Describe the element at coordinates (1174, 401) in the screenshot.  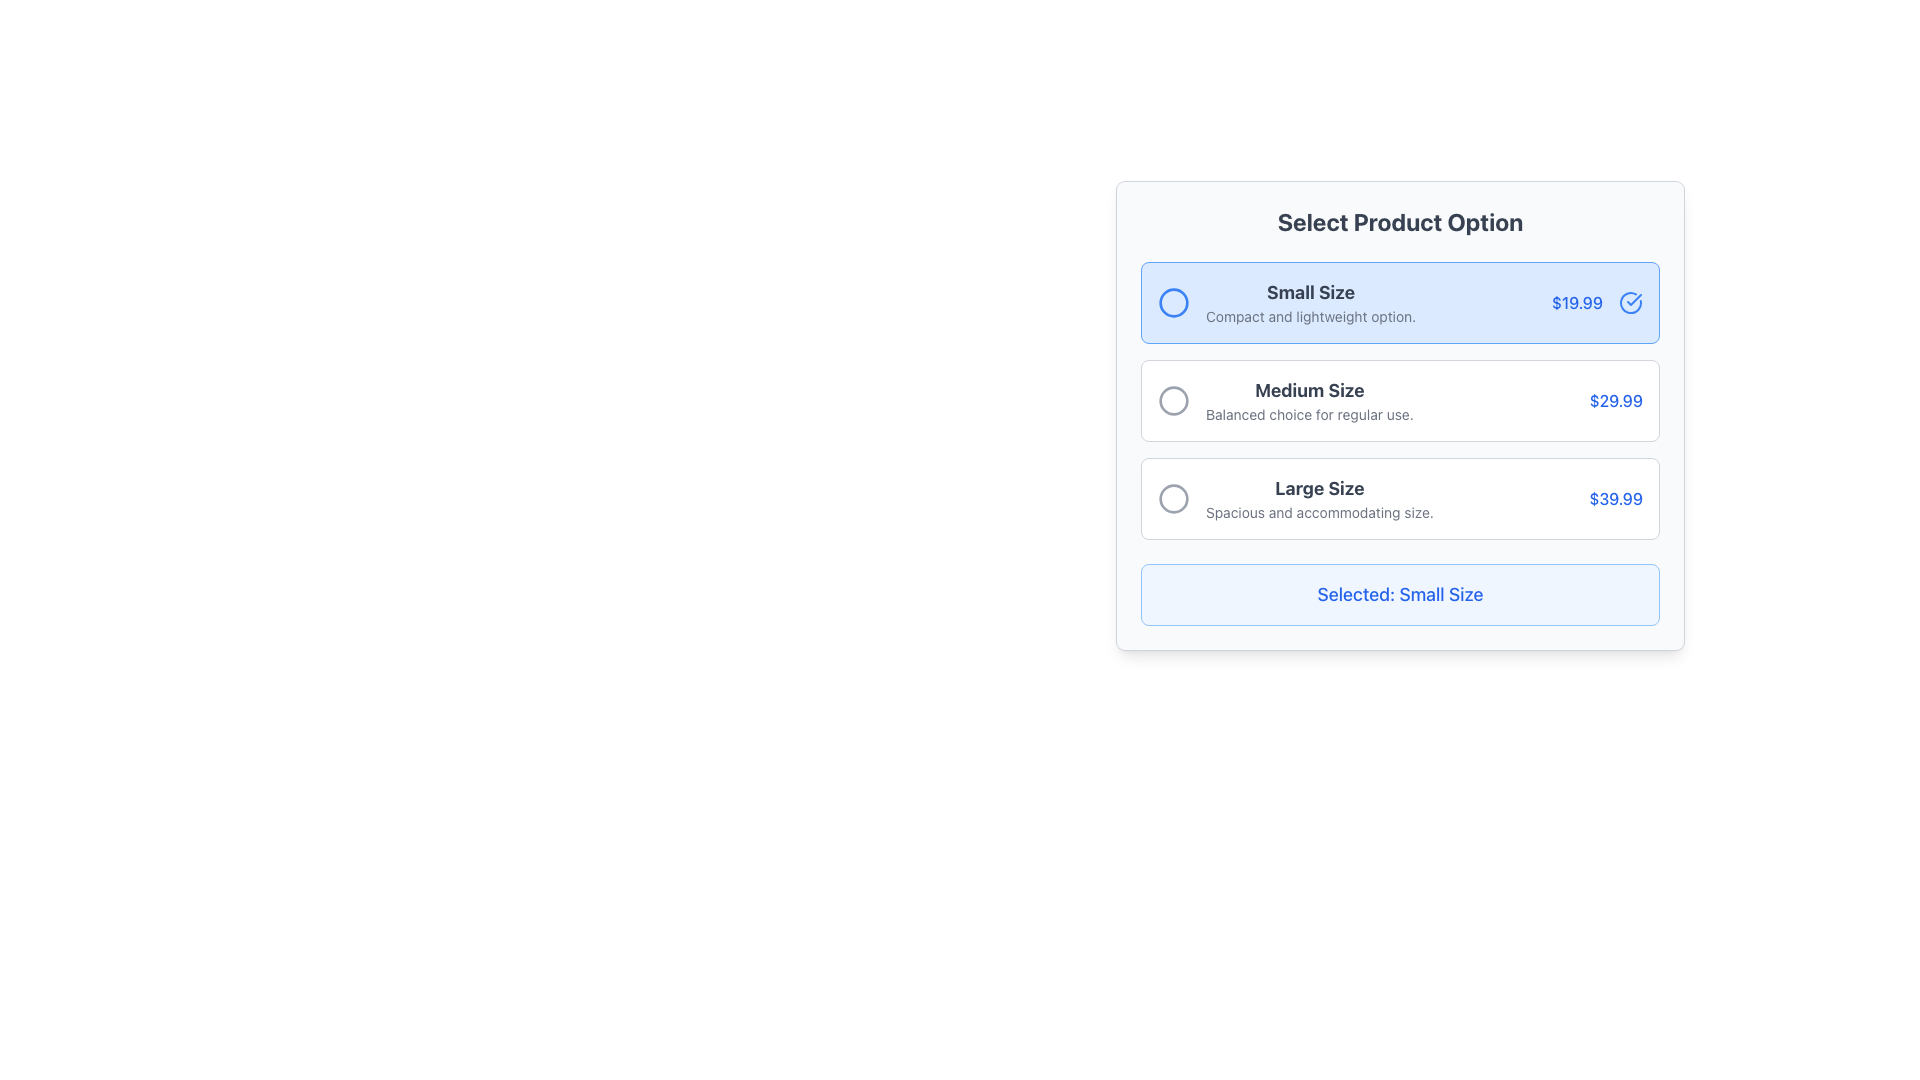
I see `the circular SVG graphic located to the left of the 'Medium Size' option in the product selection interface using keyboard navigation to select it` at that location.